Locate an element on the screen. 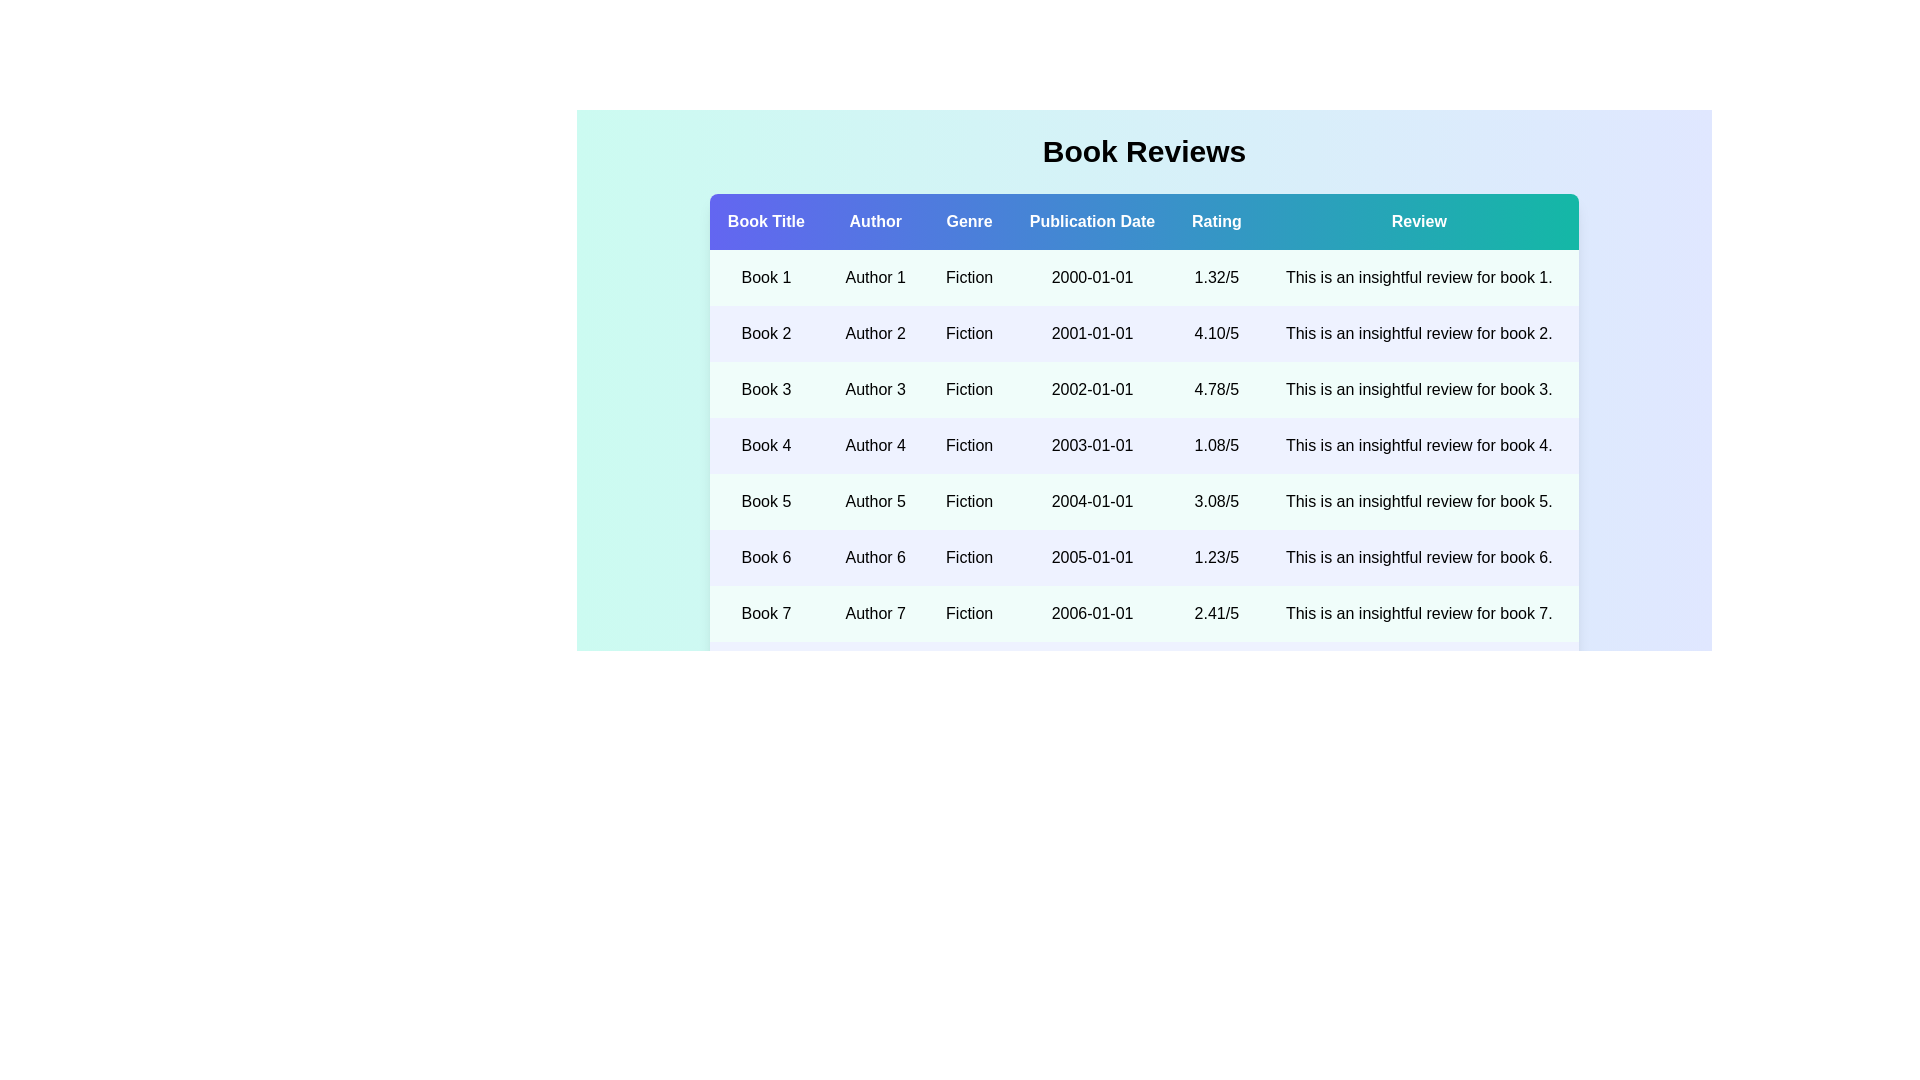  the book title Book 3 to view its details is located at coordinates (765, 389).